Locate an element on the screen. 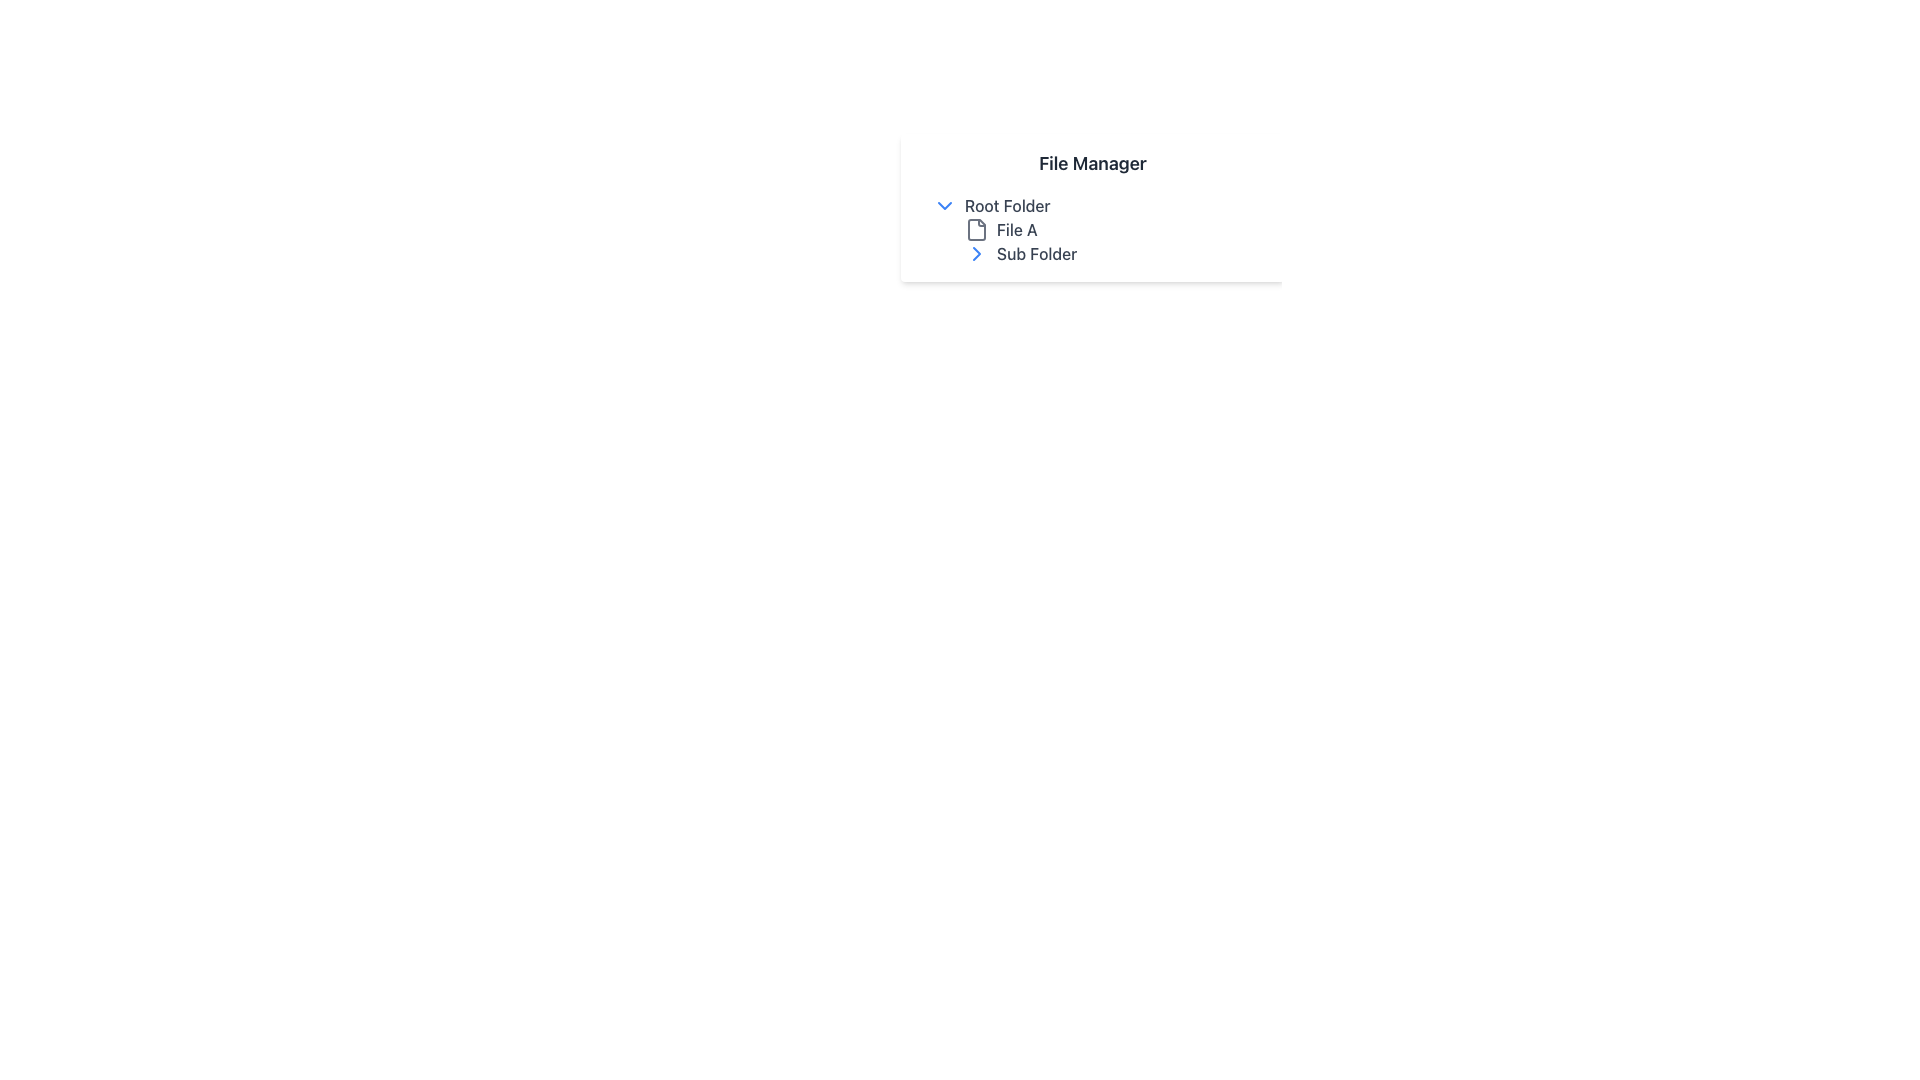 The width and height of the screenshot is (1920, 1080). label 'Root Folder' from the Text label located in a file manager interface, positioned to the right of a downward-pointing blue arrow icon is located at coordinates (1007, 205).